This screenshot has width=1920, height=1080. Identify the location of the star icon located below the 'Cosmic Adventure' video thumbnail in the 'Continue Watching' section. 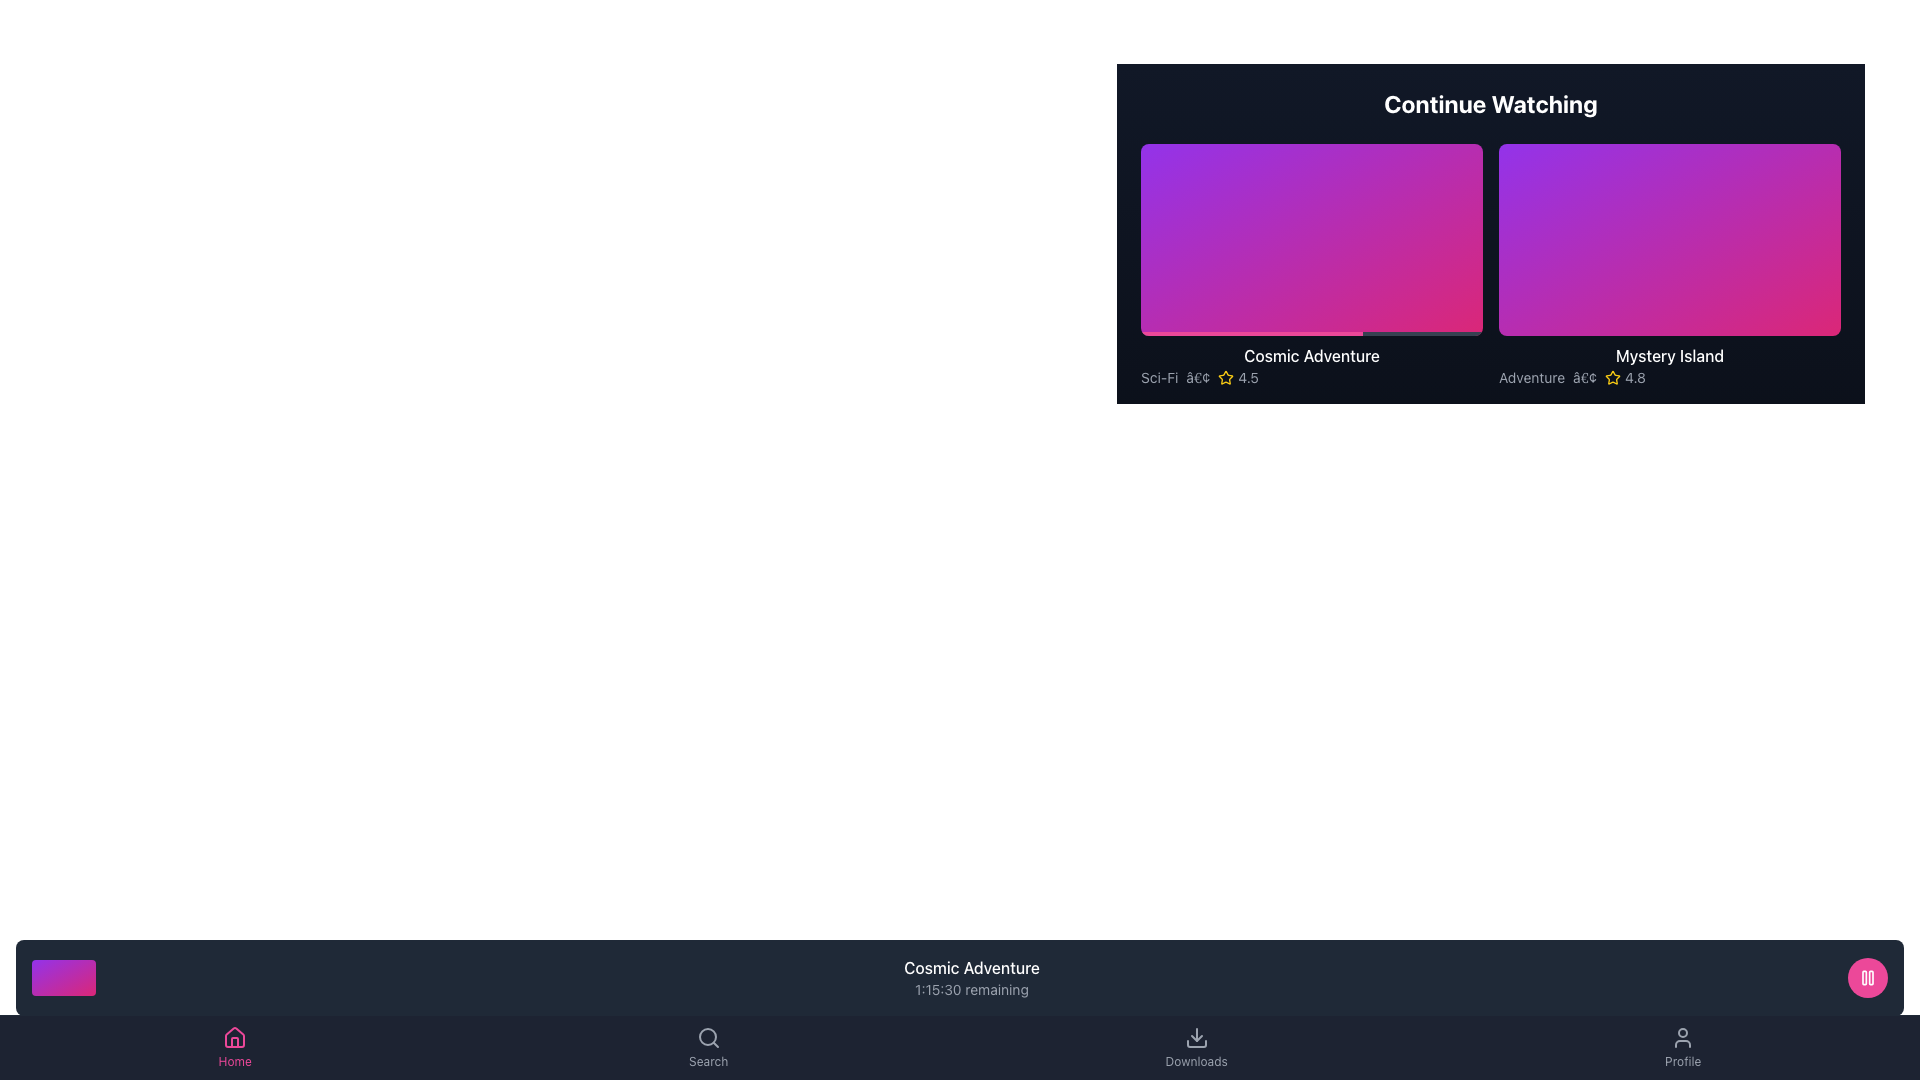
(1225, 378).